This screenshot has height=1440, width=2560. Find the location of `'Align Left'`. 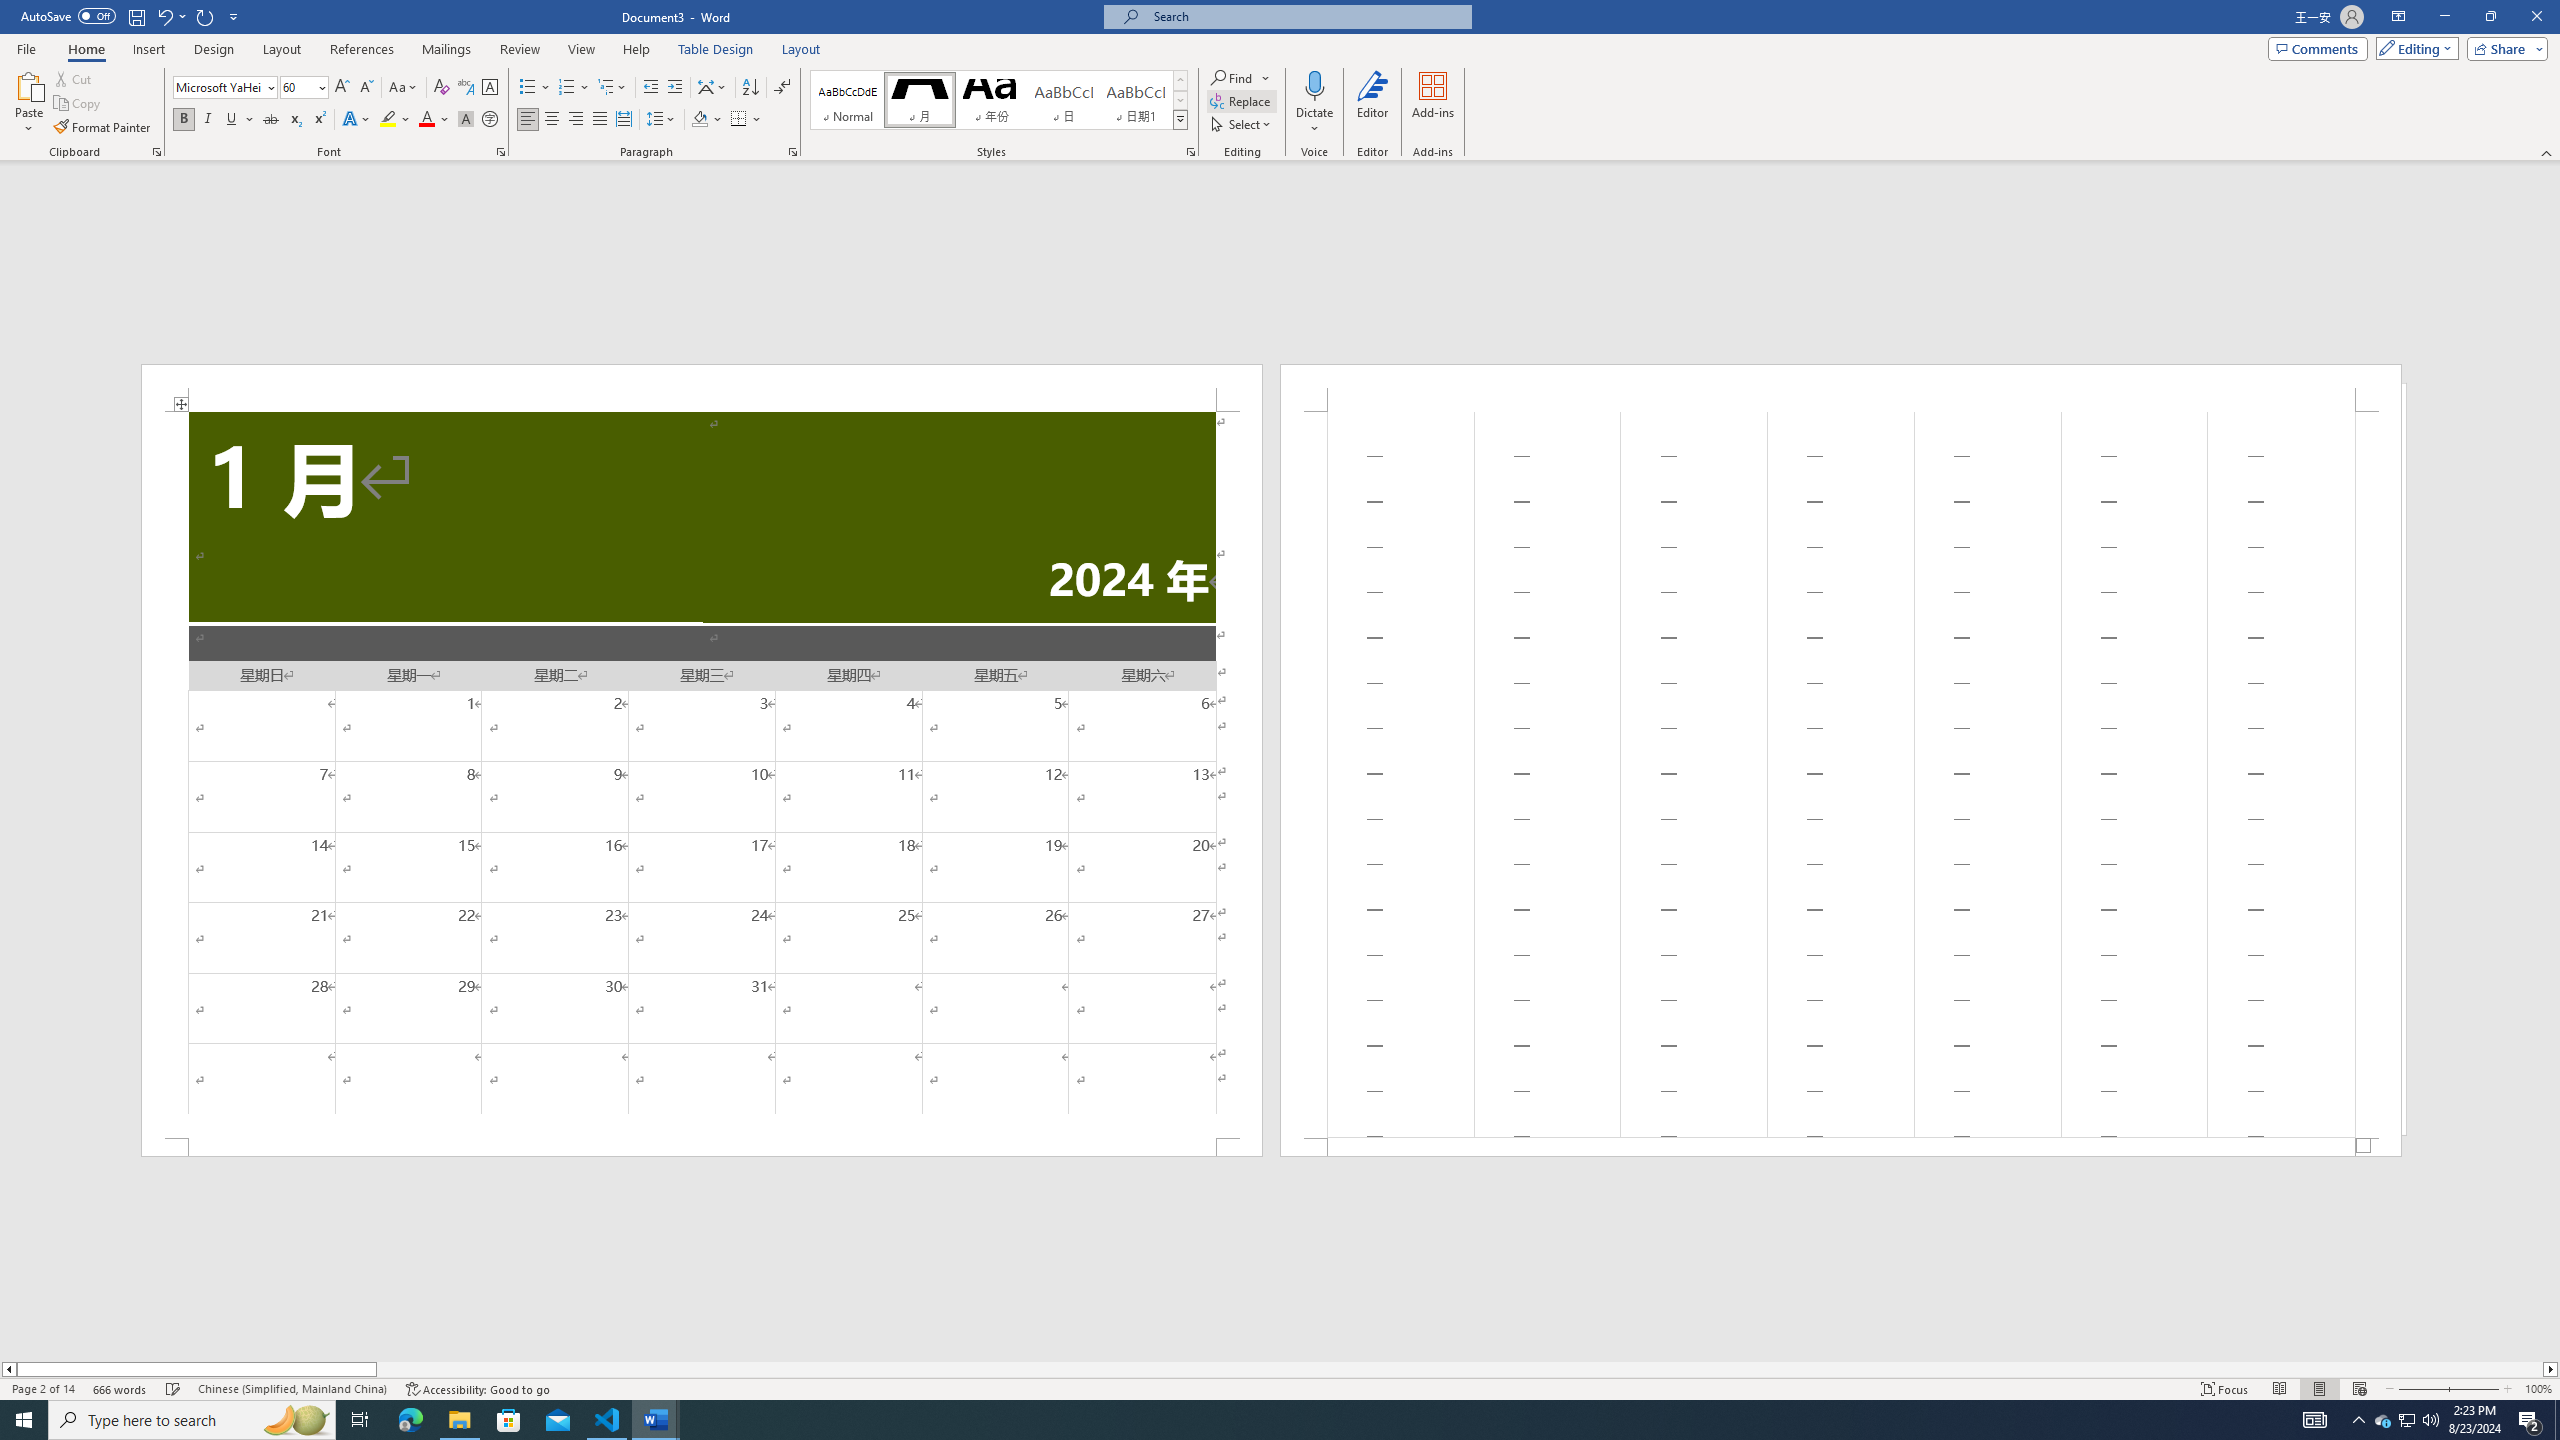

'Align Left' is located at coordinates (527, 118).